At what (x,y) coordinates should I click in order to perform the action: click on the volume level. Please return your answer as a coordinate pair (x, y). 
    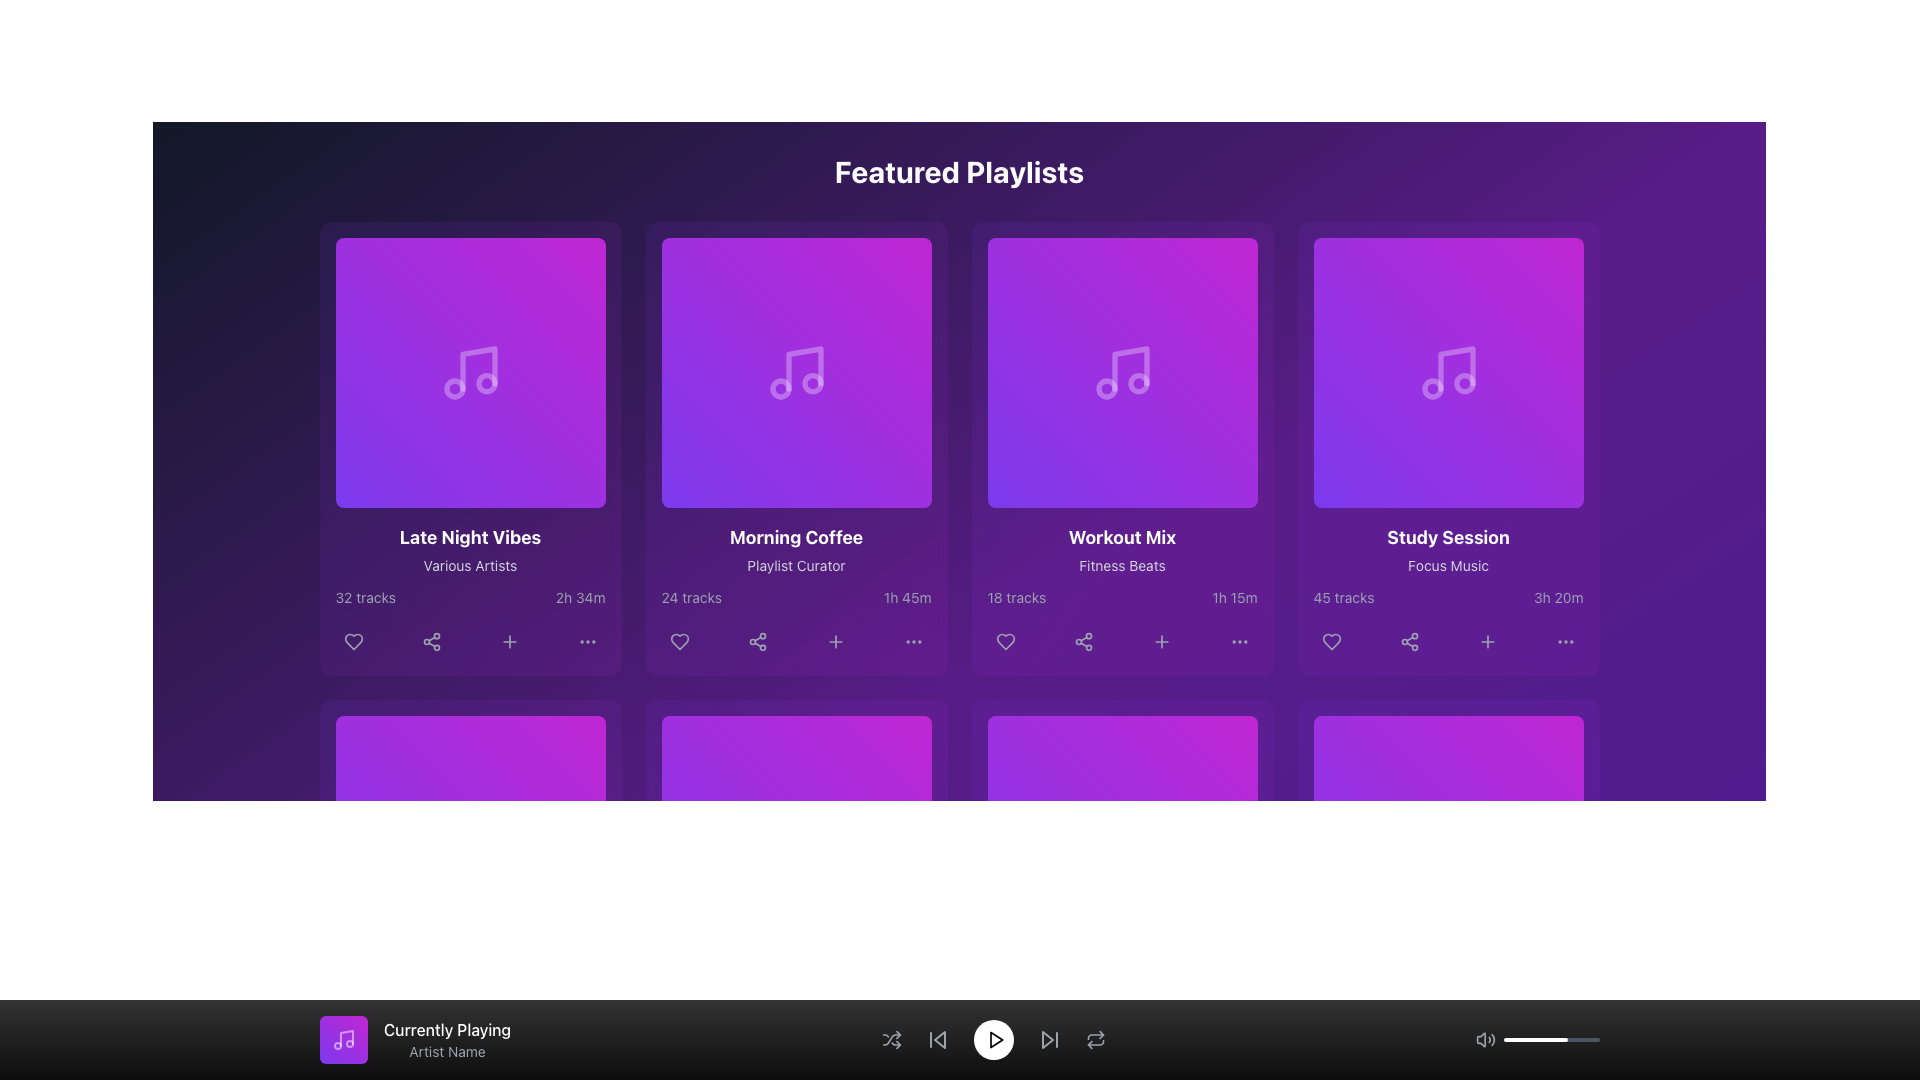
    Looking at the image, I should click on (1509, 1039).